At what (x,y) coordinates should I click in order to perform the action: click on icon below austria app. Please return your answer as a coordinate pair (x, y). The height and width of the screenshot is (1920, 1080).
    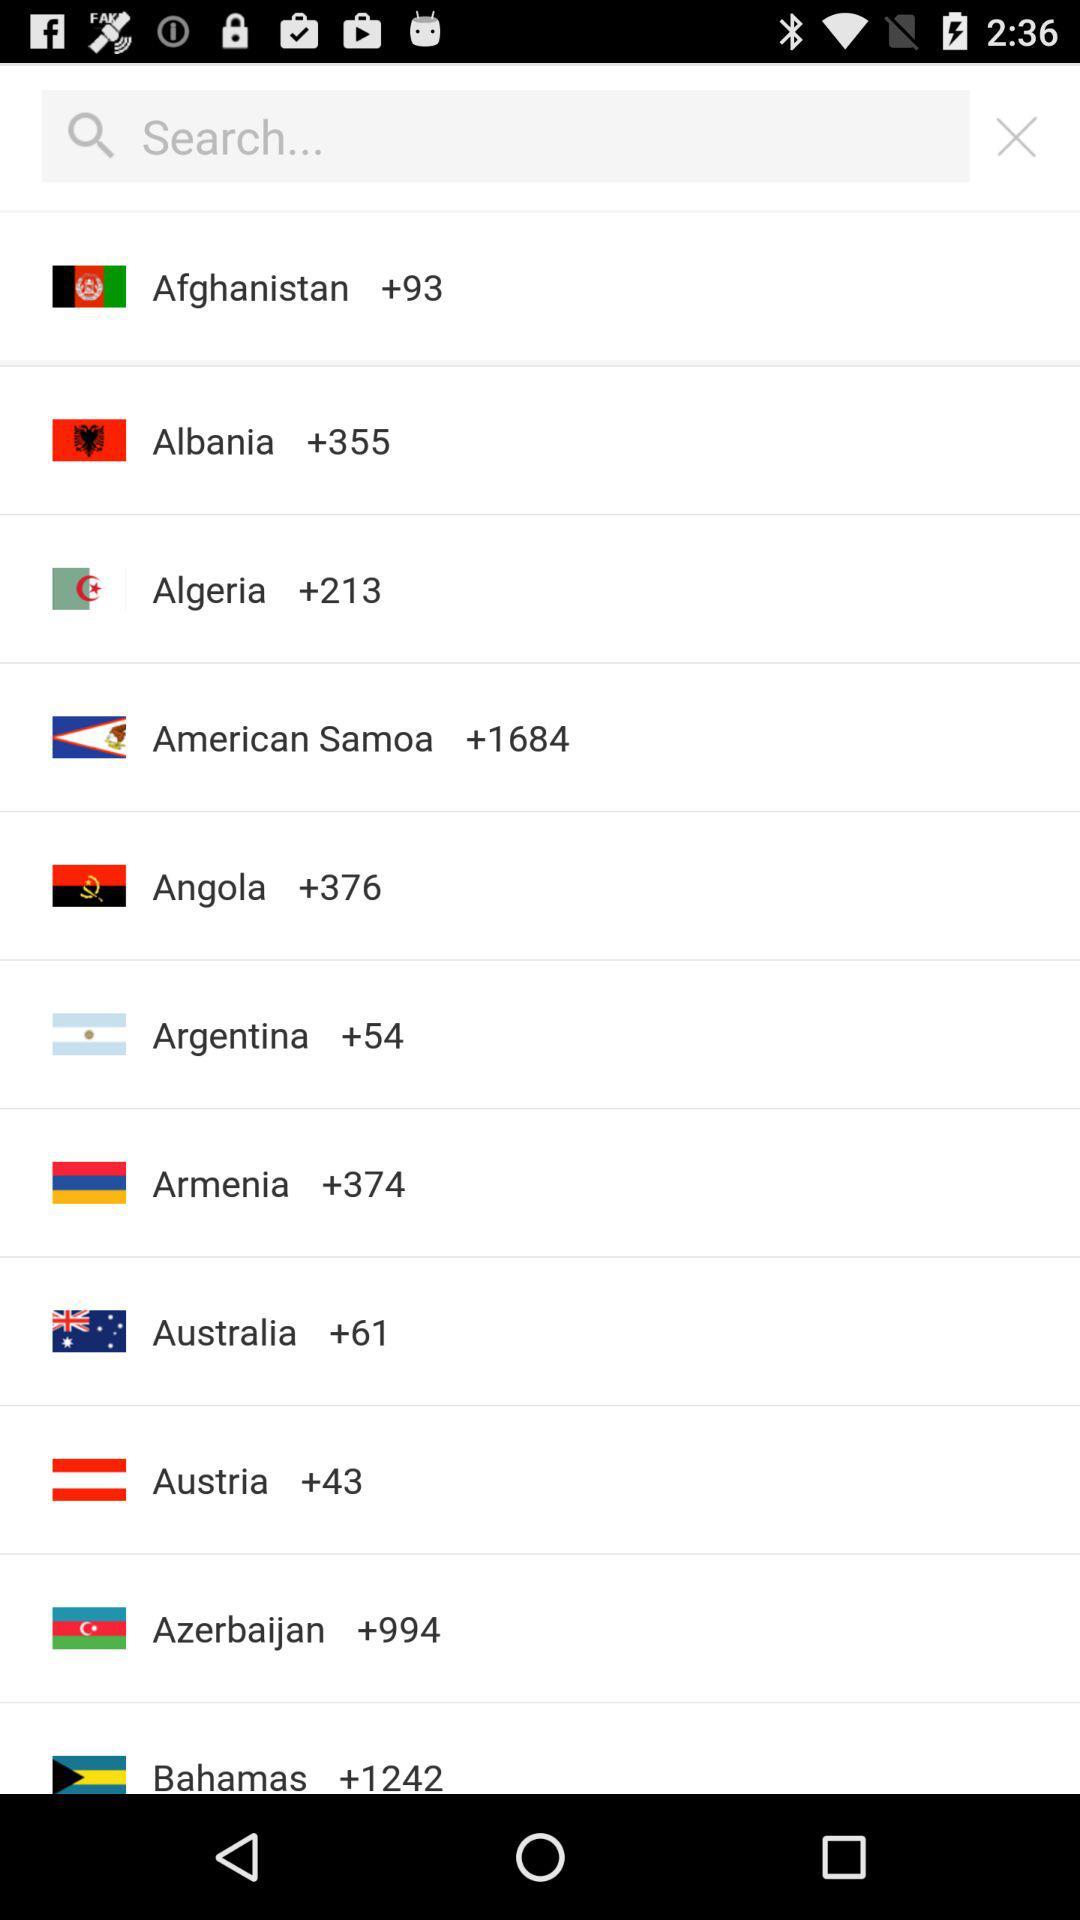
    Looking at the image, I should click on (237, 1628).